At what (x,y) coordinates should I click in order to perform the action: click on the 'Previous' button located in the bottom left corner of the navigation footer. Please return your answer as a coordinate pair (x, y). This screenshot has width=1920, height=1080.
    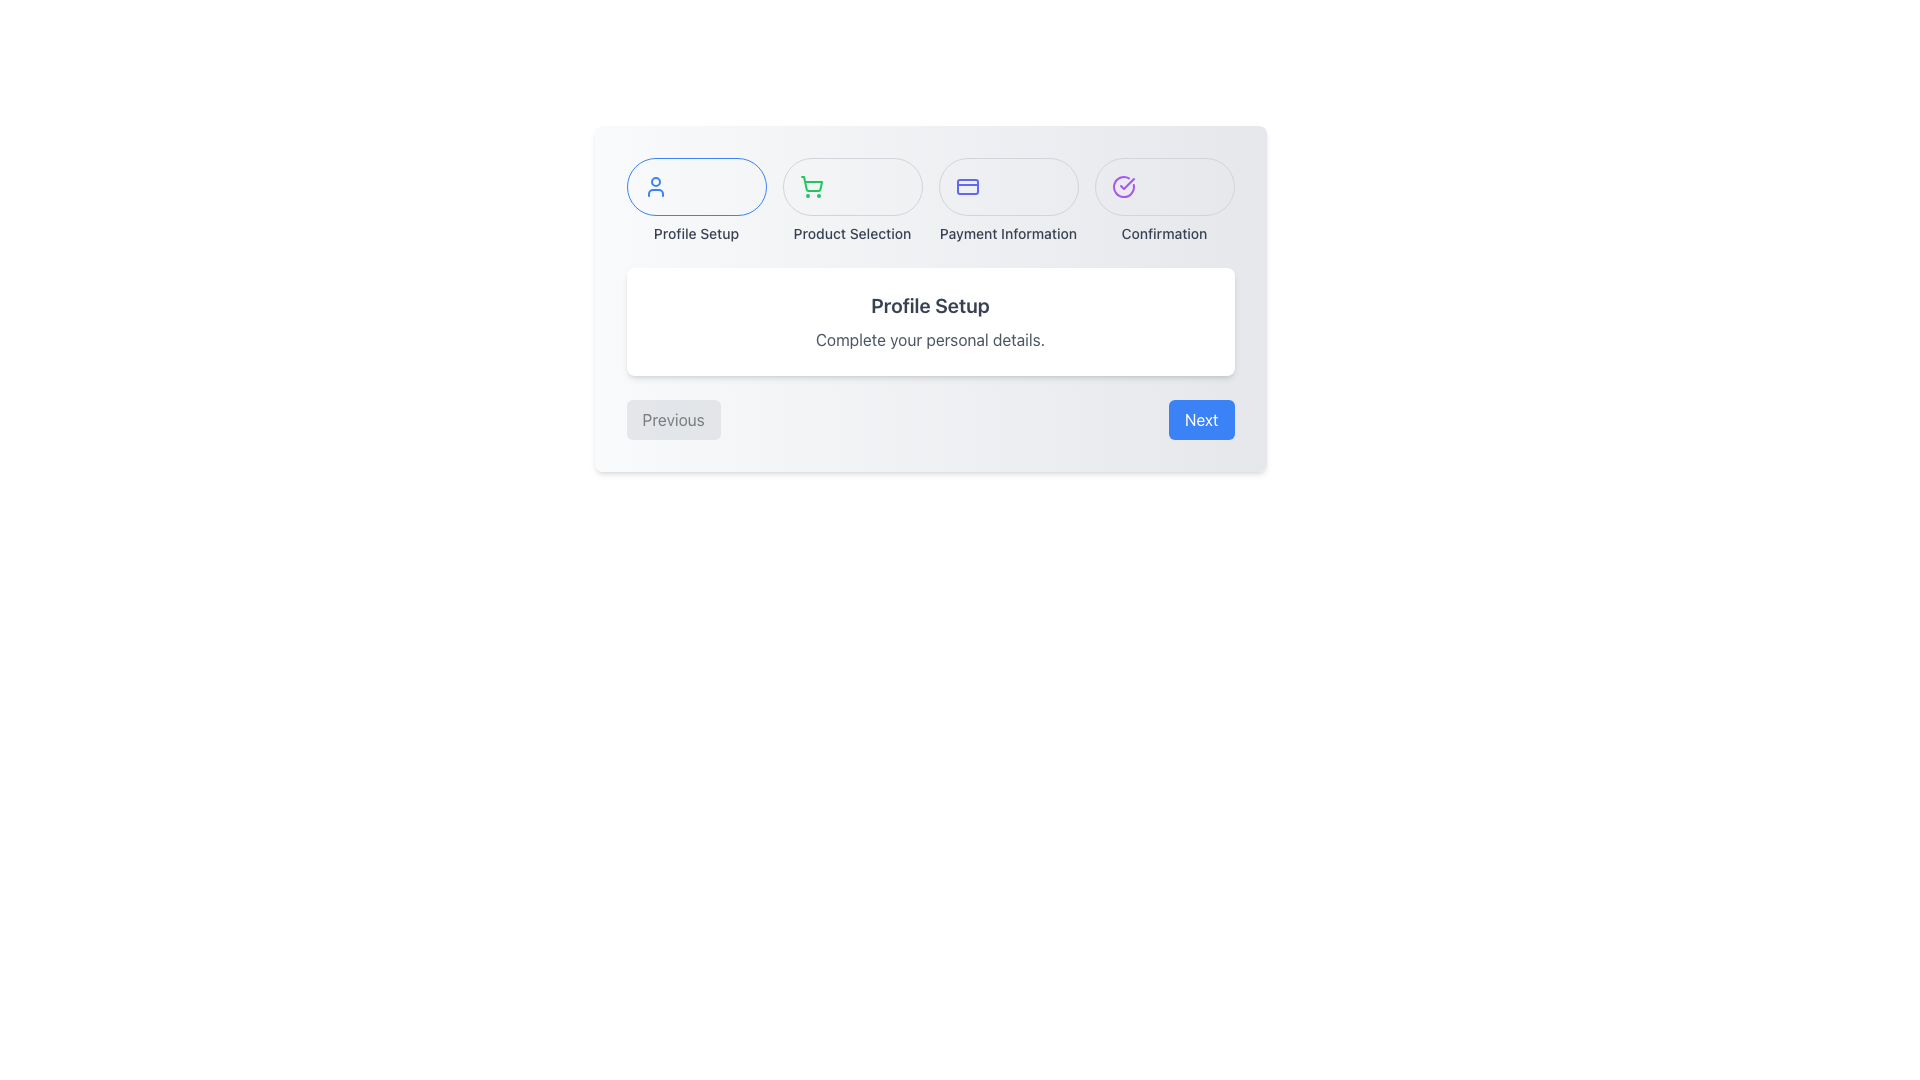
    Looking at the image, I should click on (673, 419).